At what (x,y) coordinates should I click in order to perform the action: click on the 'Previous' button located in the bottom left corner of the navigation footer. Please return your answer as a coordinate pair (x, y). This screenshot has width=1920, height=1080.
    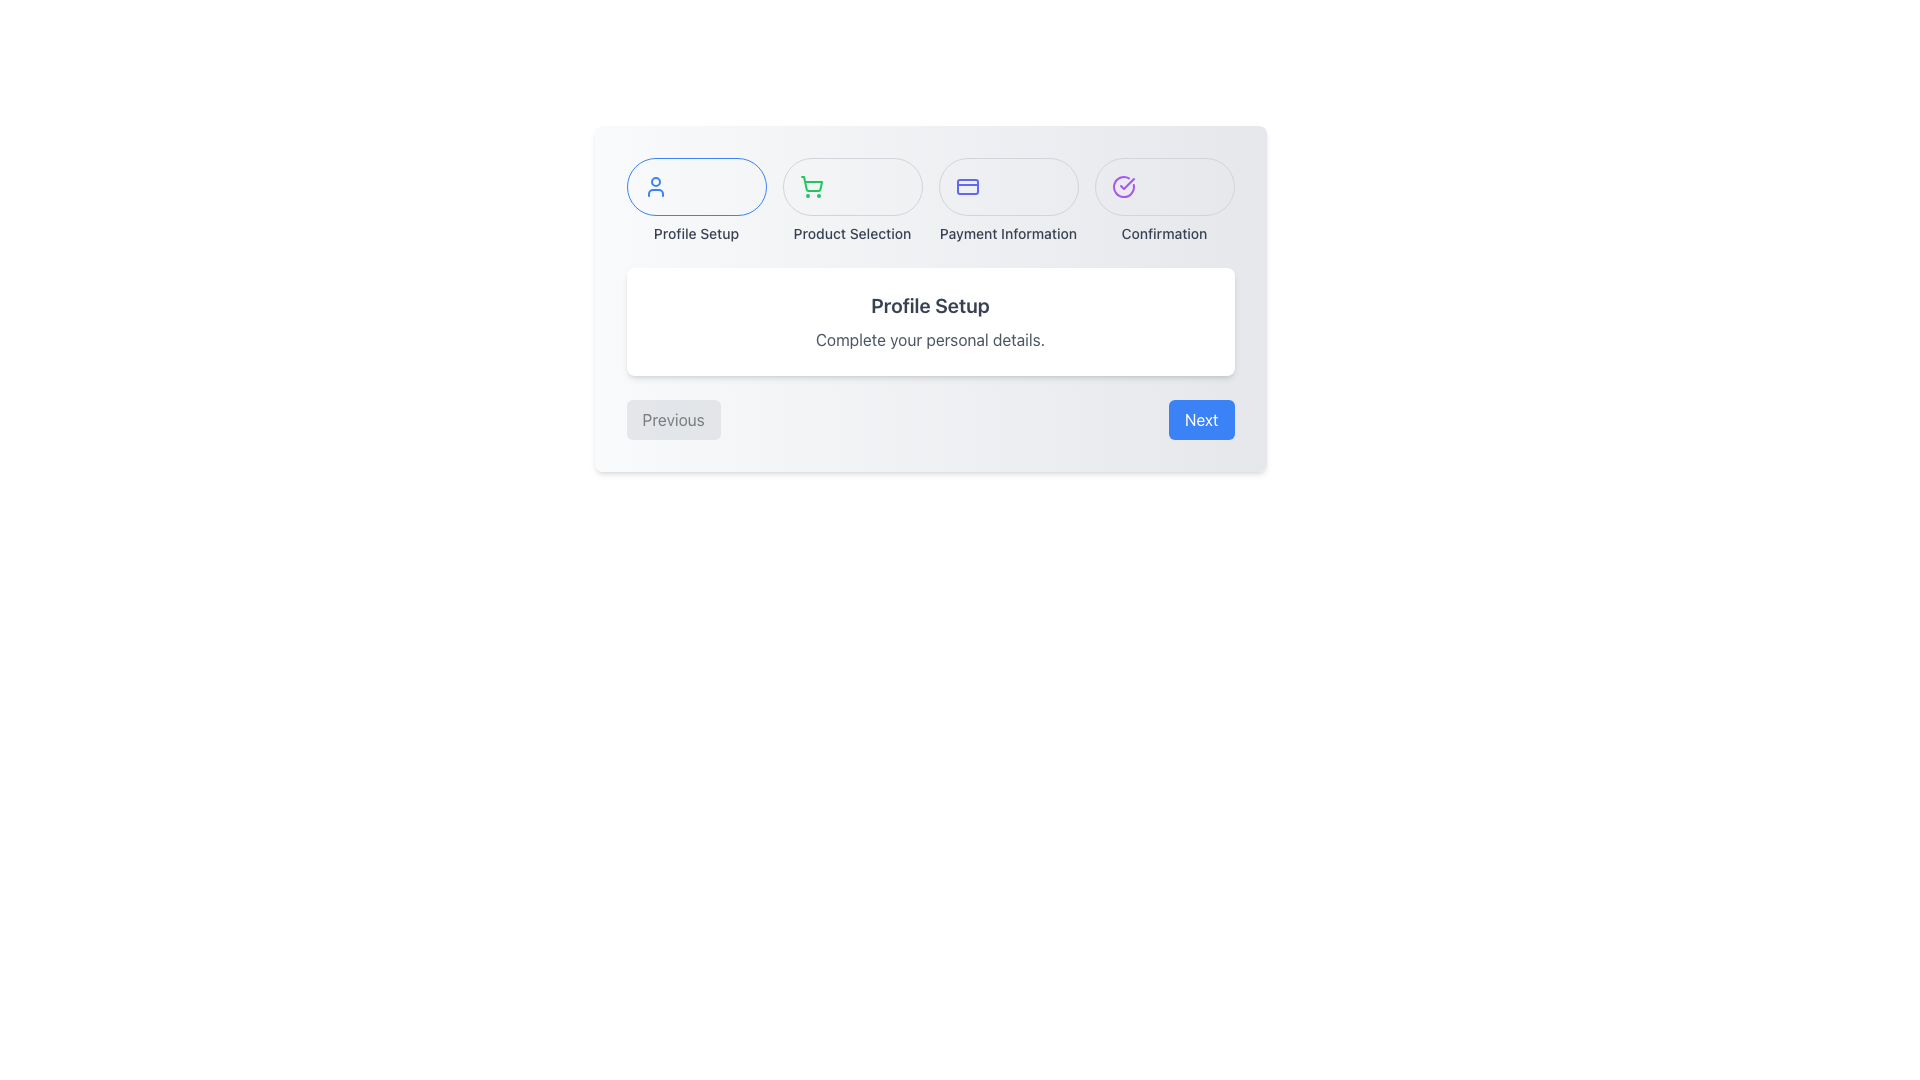
    Looking at the image, I should click on (673, 419).